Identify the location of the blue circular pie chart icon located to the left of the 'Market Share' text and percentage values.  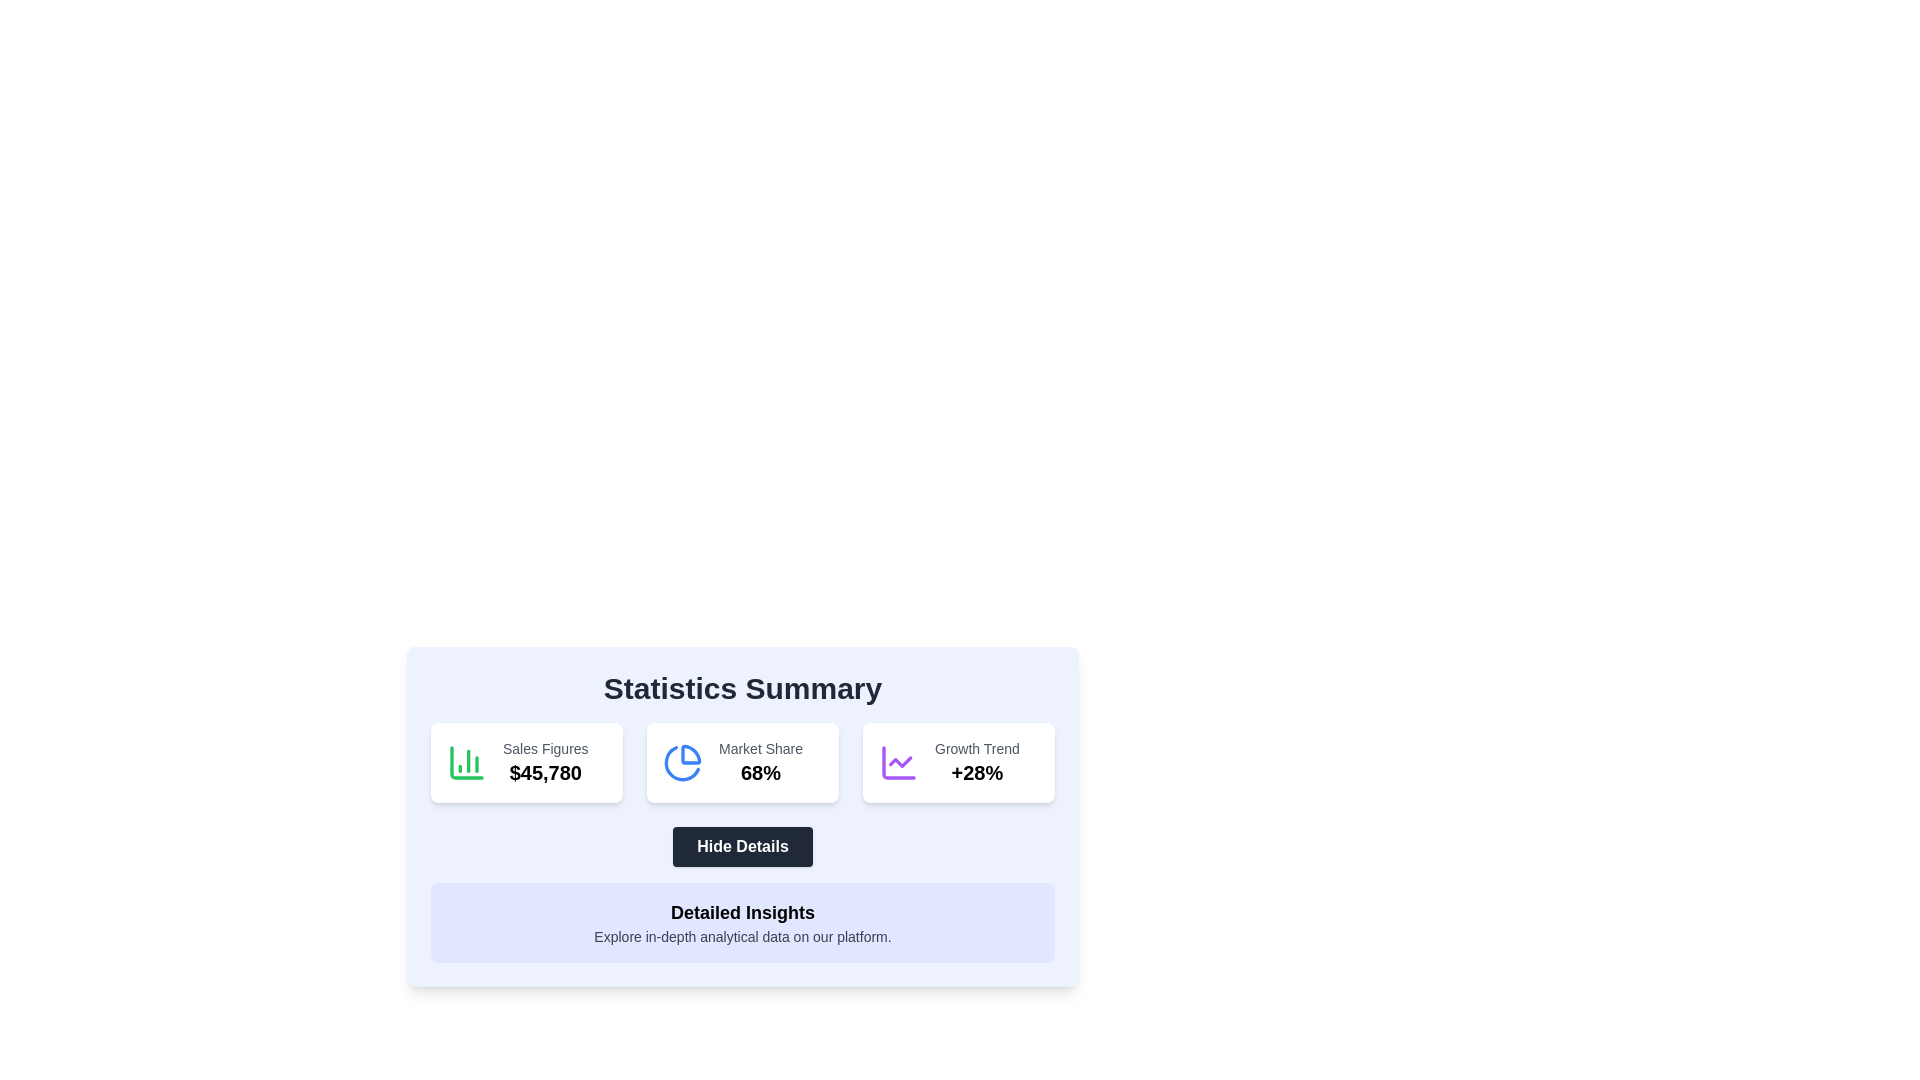
(682, 763).